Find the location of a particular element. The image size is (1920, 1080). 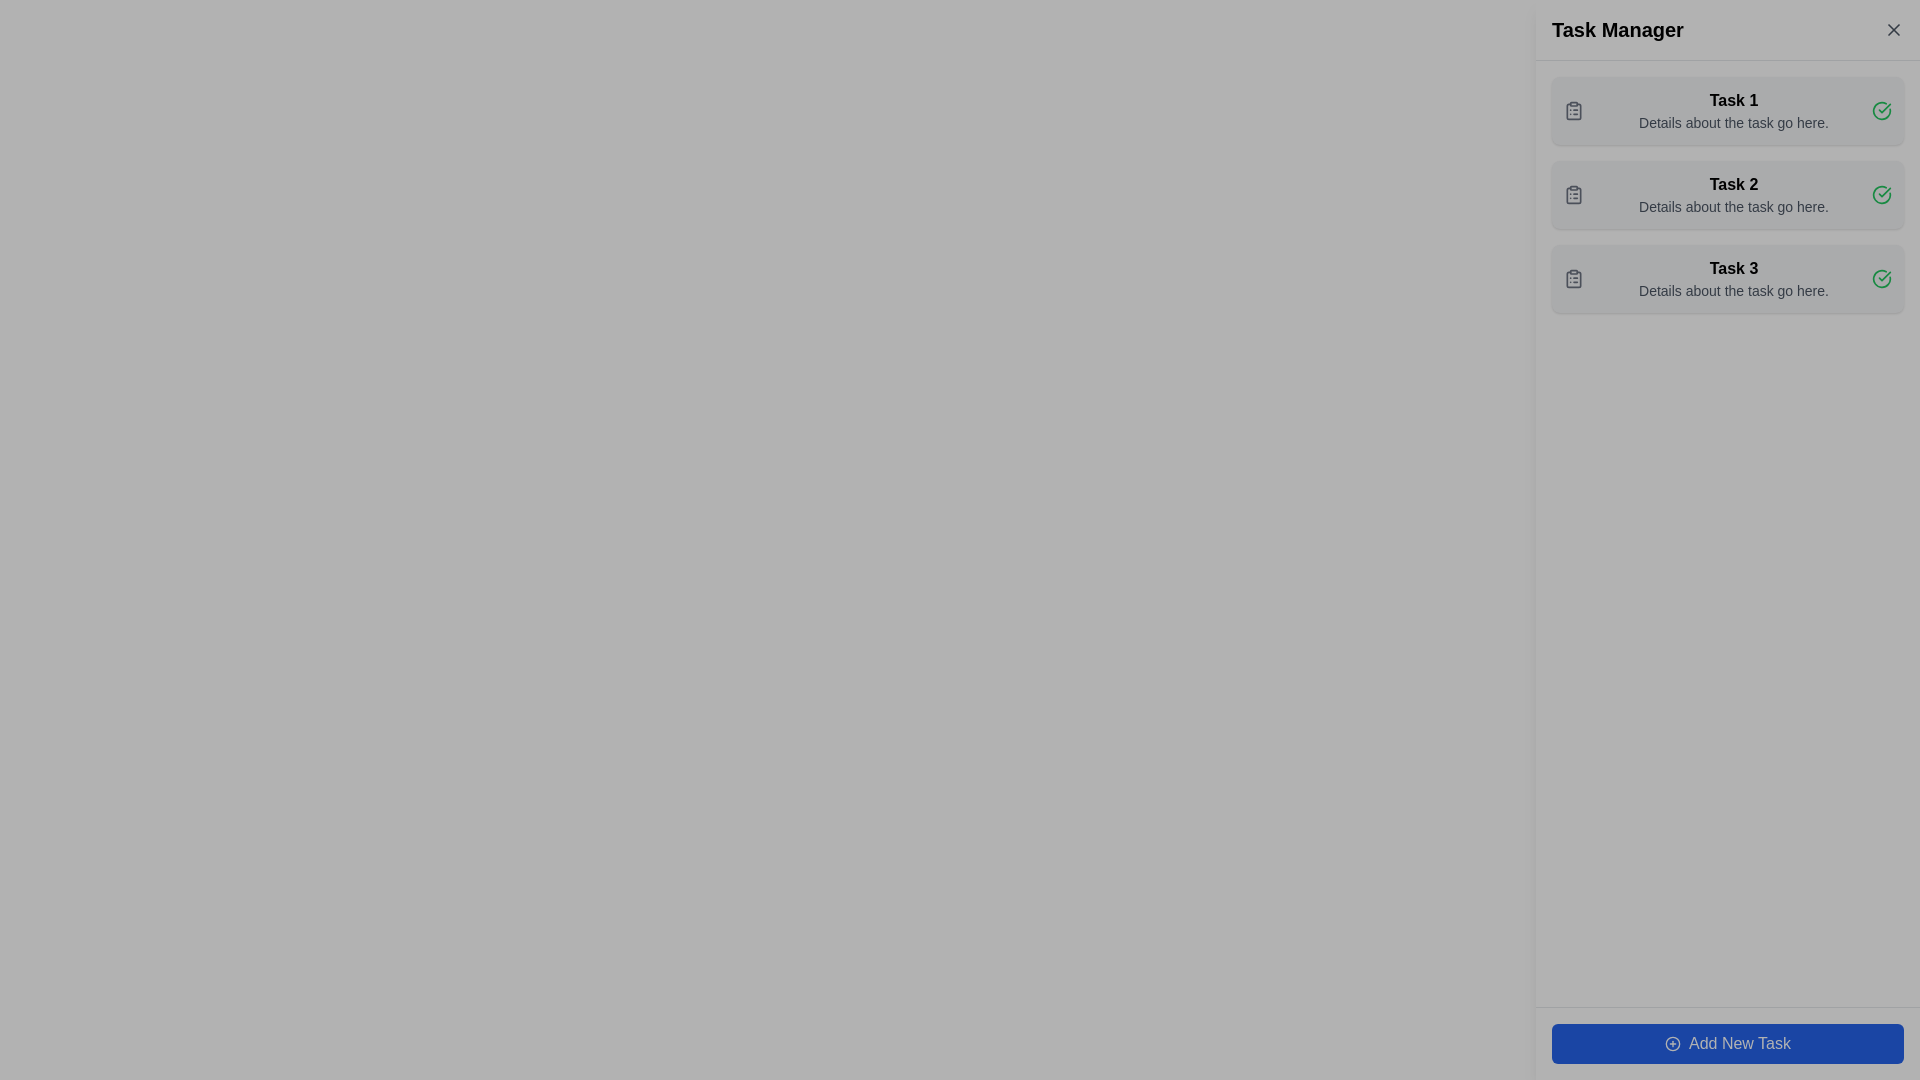

the completion icon located in the top-right corner of the first task card in the 'Task Manager' panel, adjacent to 'Task 1' is located at coordinates (1880, 111).